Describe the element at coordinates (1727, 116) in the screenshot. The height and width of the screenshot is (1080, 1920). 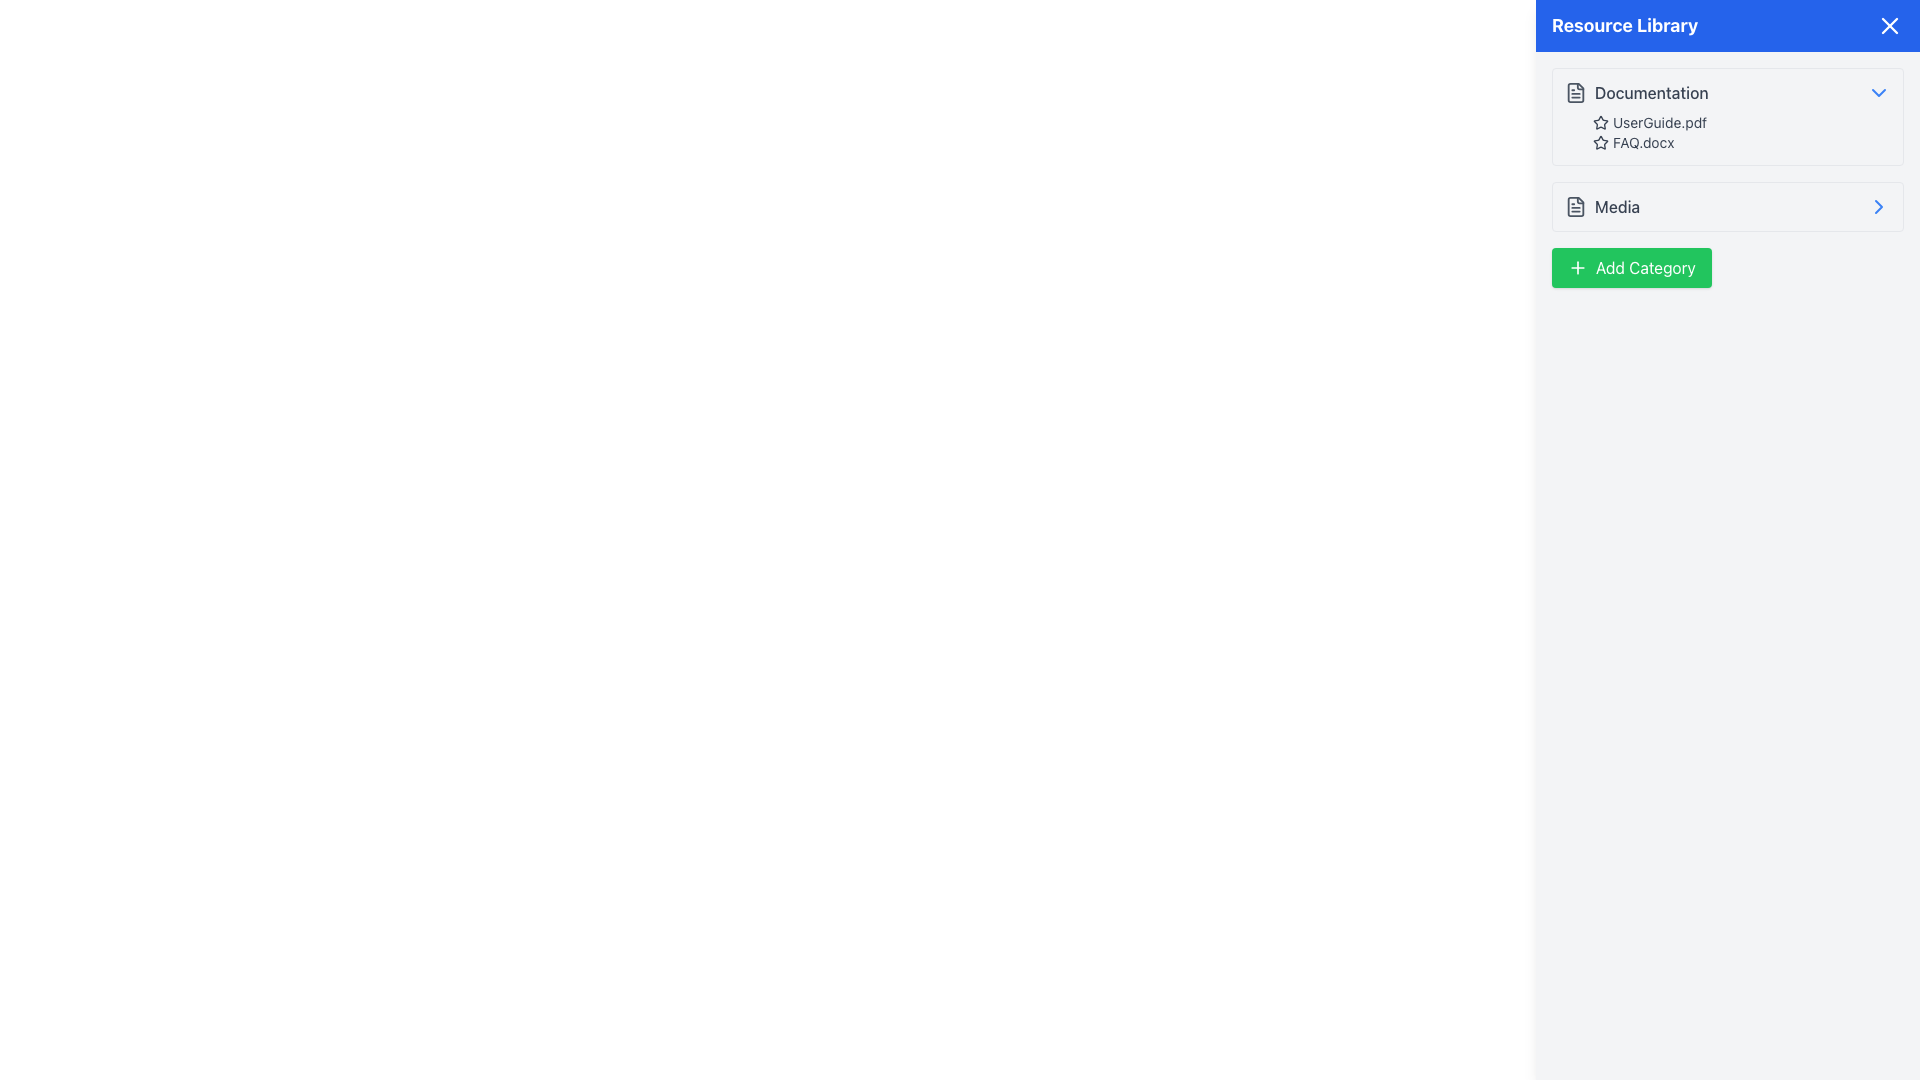
I see `the dropdown arrow of the Collapsible Section in the 'Resource Library' side panel` at that location.